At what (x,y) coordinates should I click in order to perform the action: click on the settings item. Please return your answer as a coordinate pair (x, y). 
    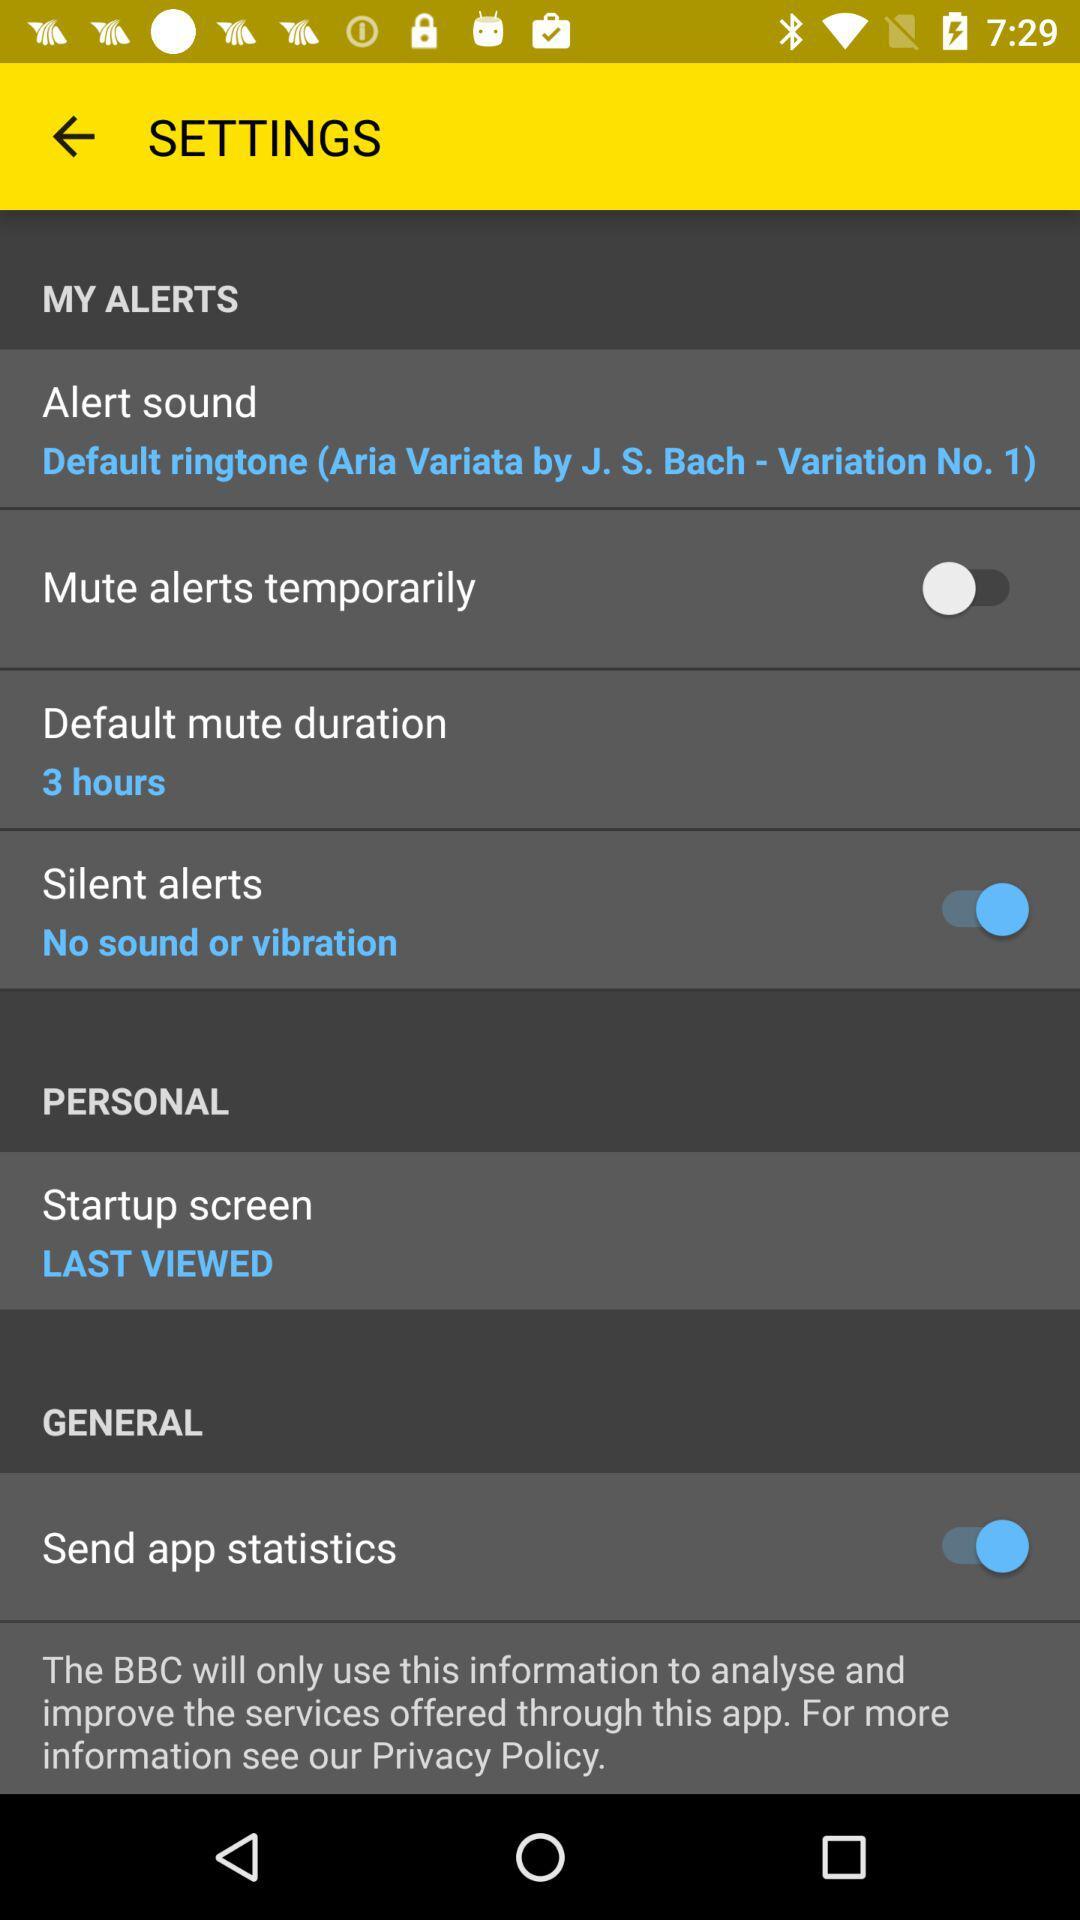
    Looking at the image, I should click on (263, 135).